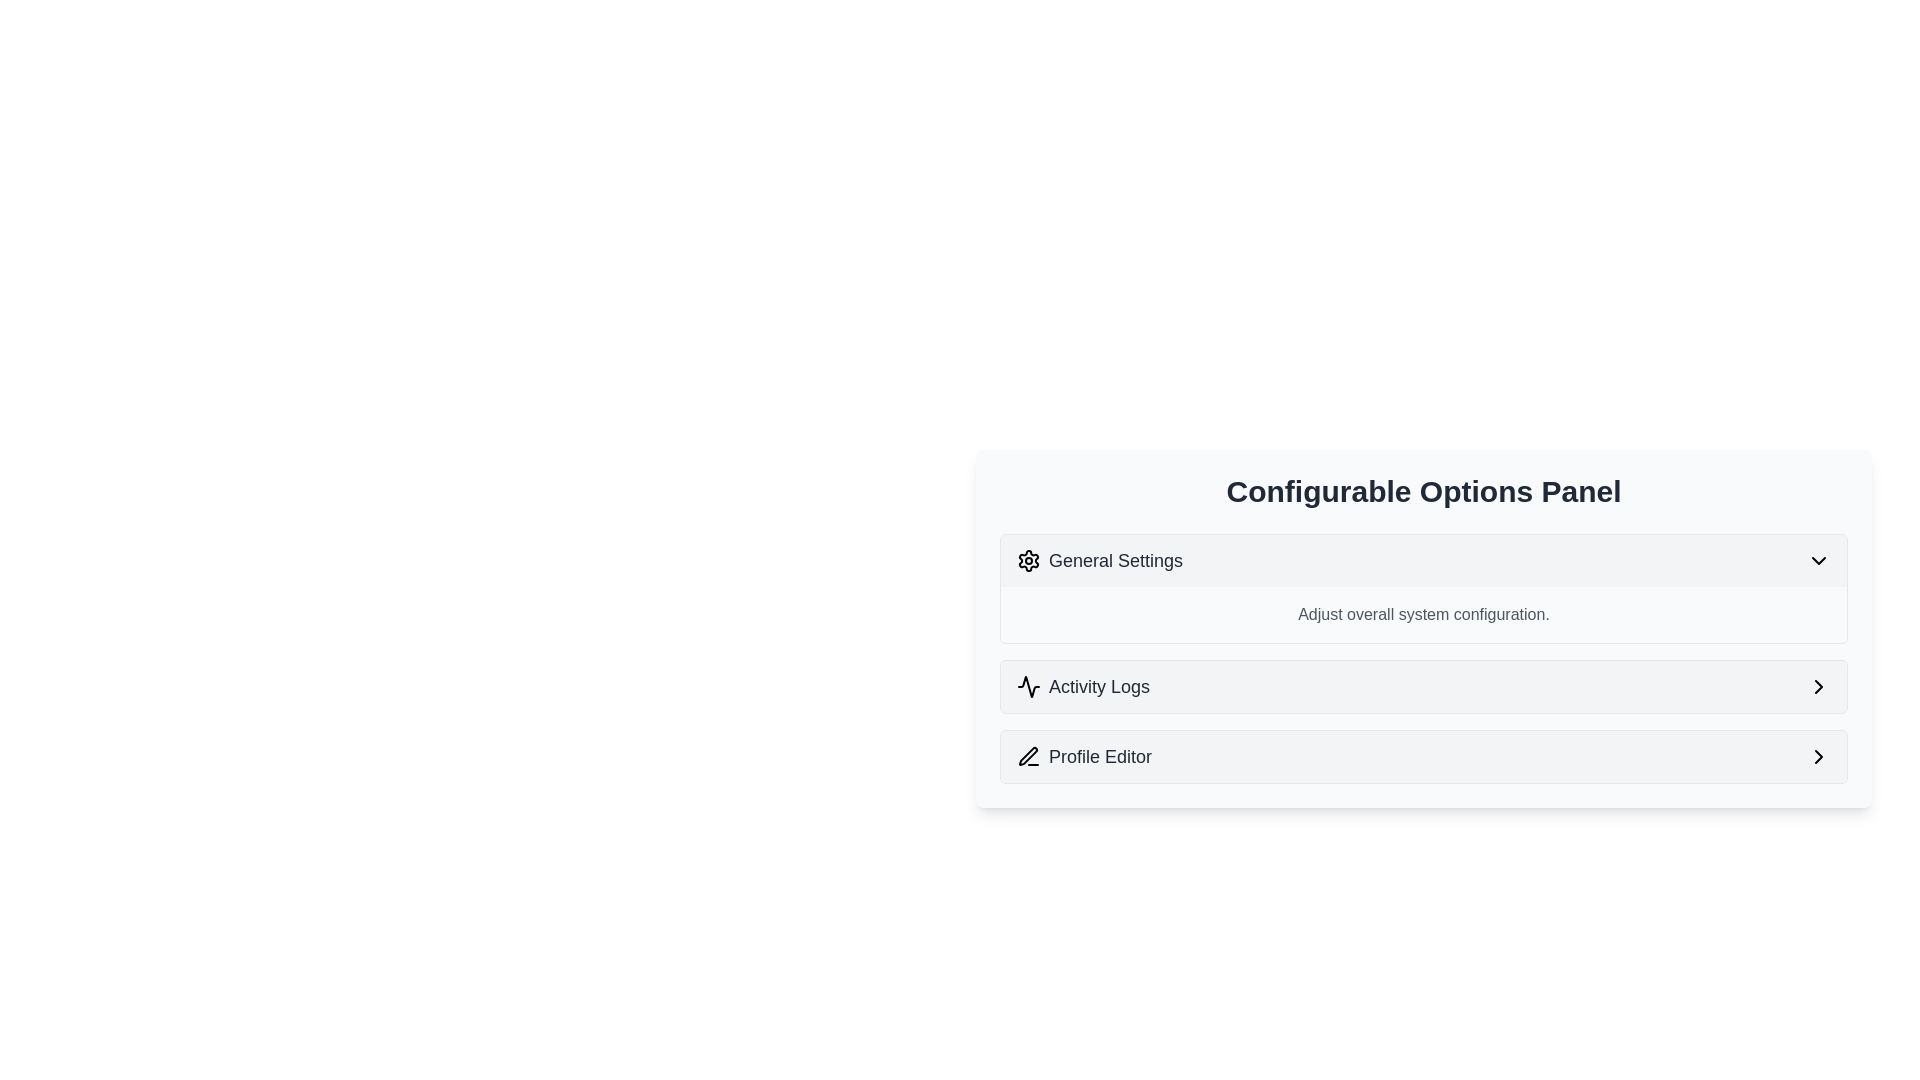  Describe the element at coordinates (1819, 756) in the screenshot. I see `the Chevron icon located on the far right side of the 'Profile Editor' section in the 'Configurable Options Panel'` at that location.